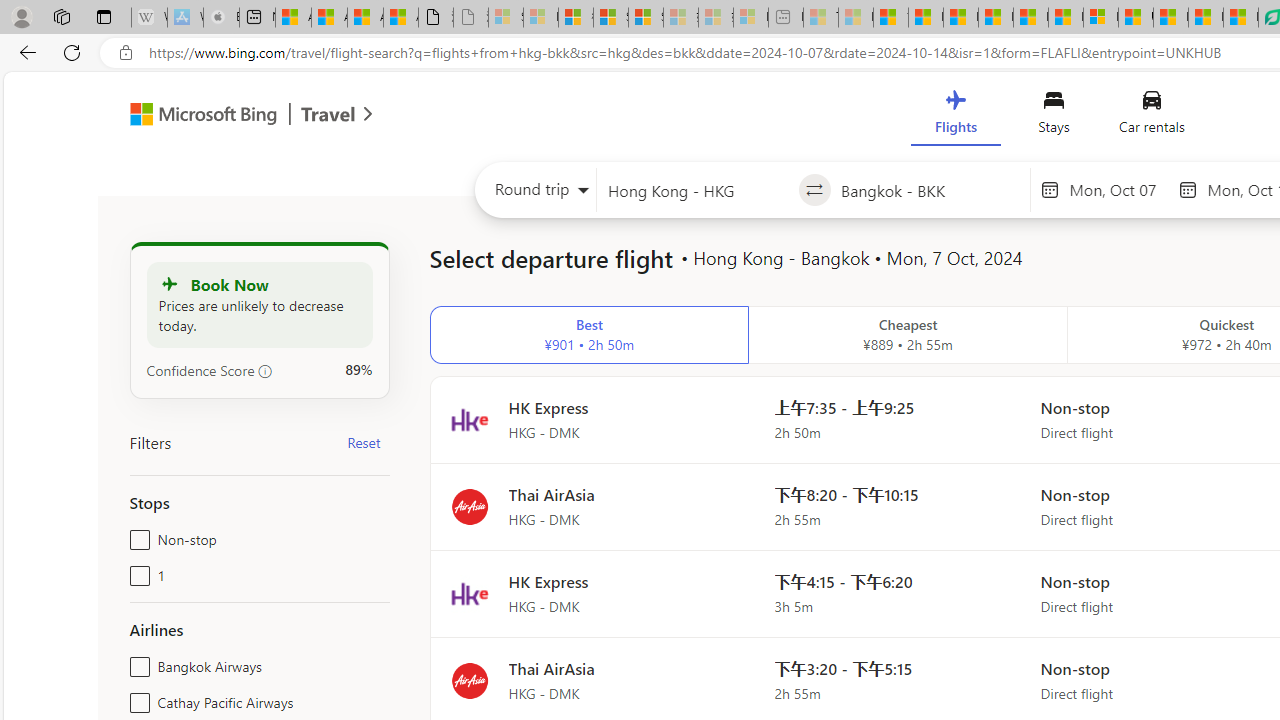  Describe the element at coordinates (536, 194) in the screenshot. I see `'Select trip type'` at that location.